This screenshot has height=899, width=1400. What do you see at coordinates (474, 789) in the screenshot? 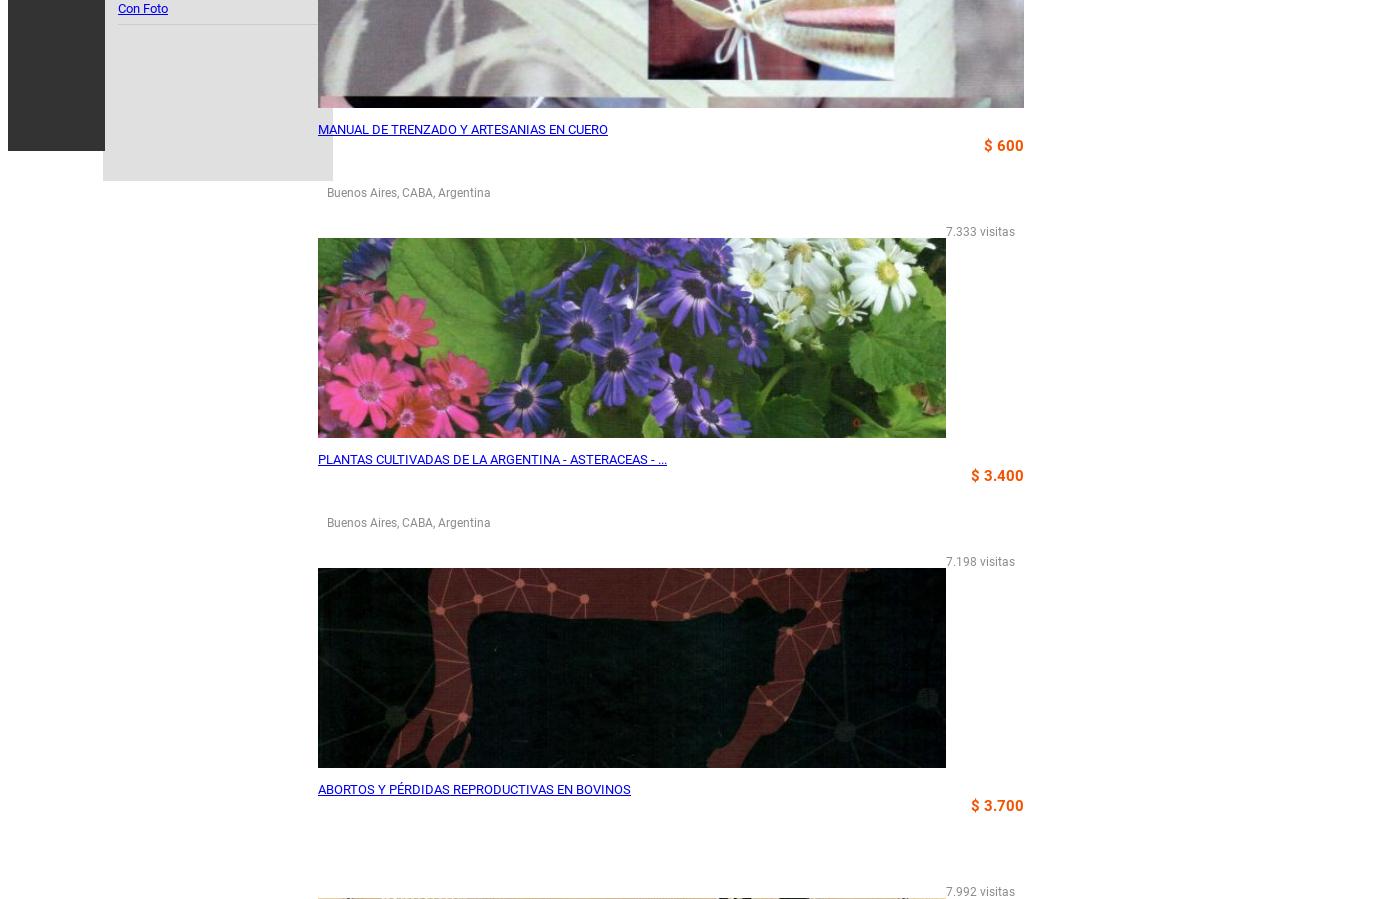
I see `'ABORTOS Y PÉRDIDAS REPRODUCTIVAS EN BOVINOS'` at bounding box center [474, 789].